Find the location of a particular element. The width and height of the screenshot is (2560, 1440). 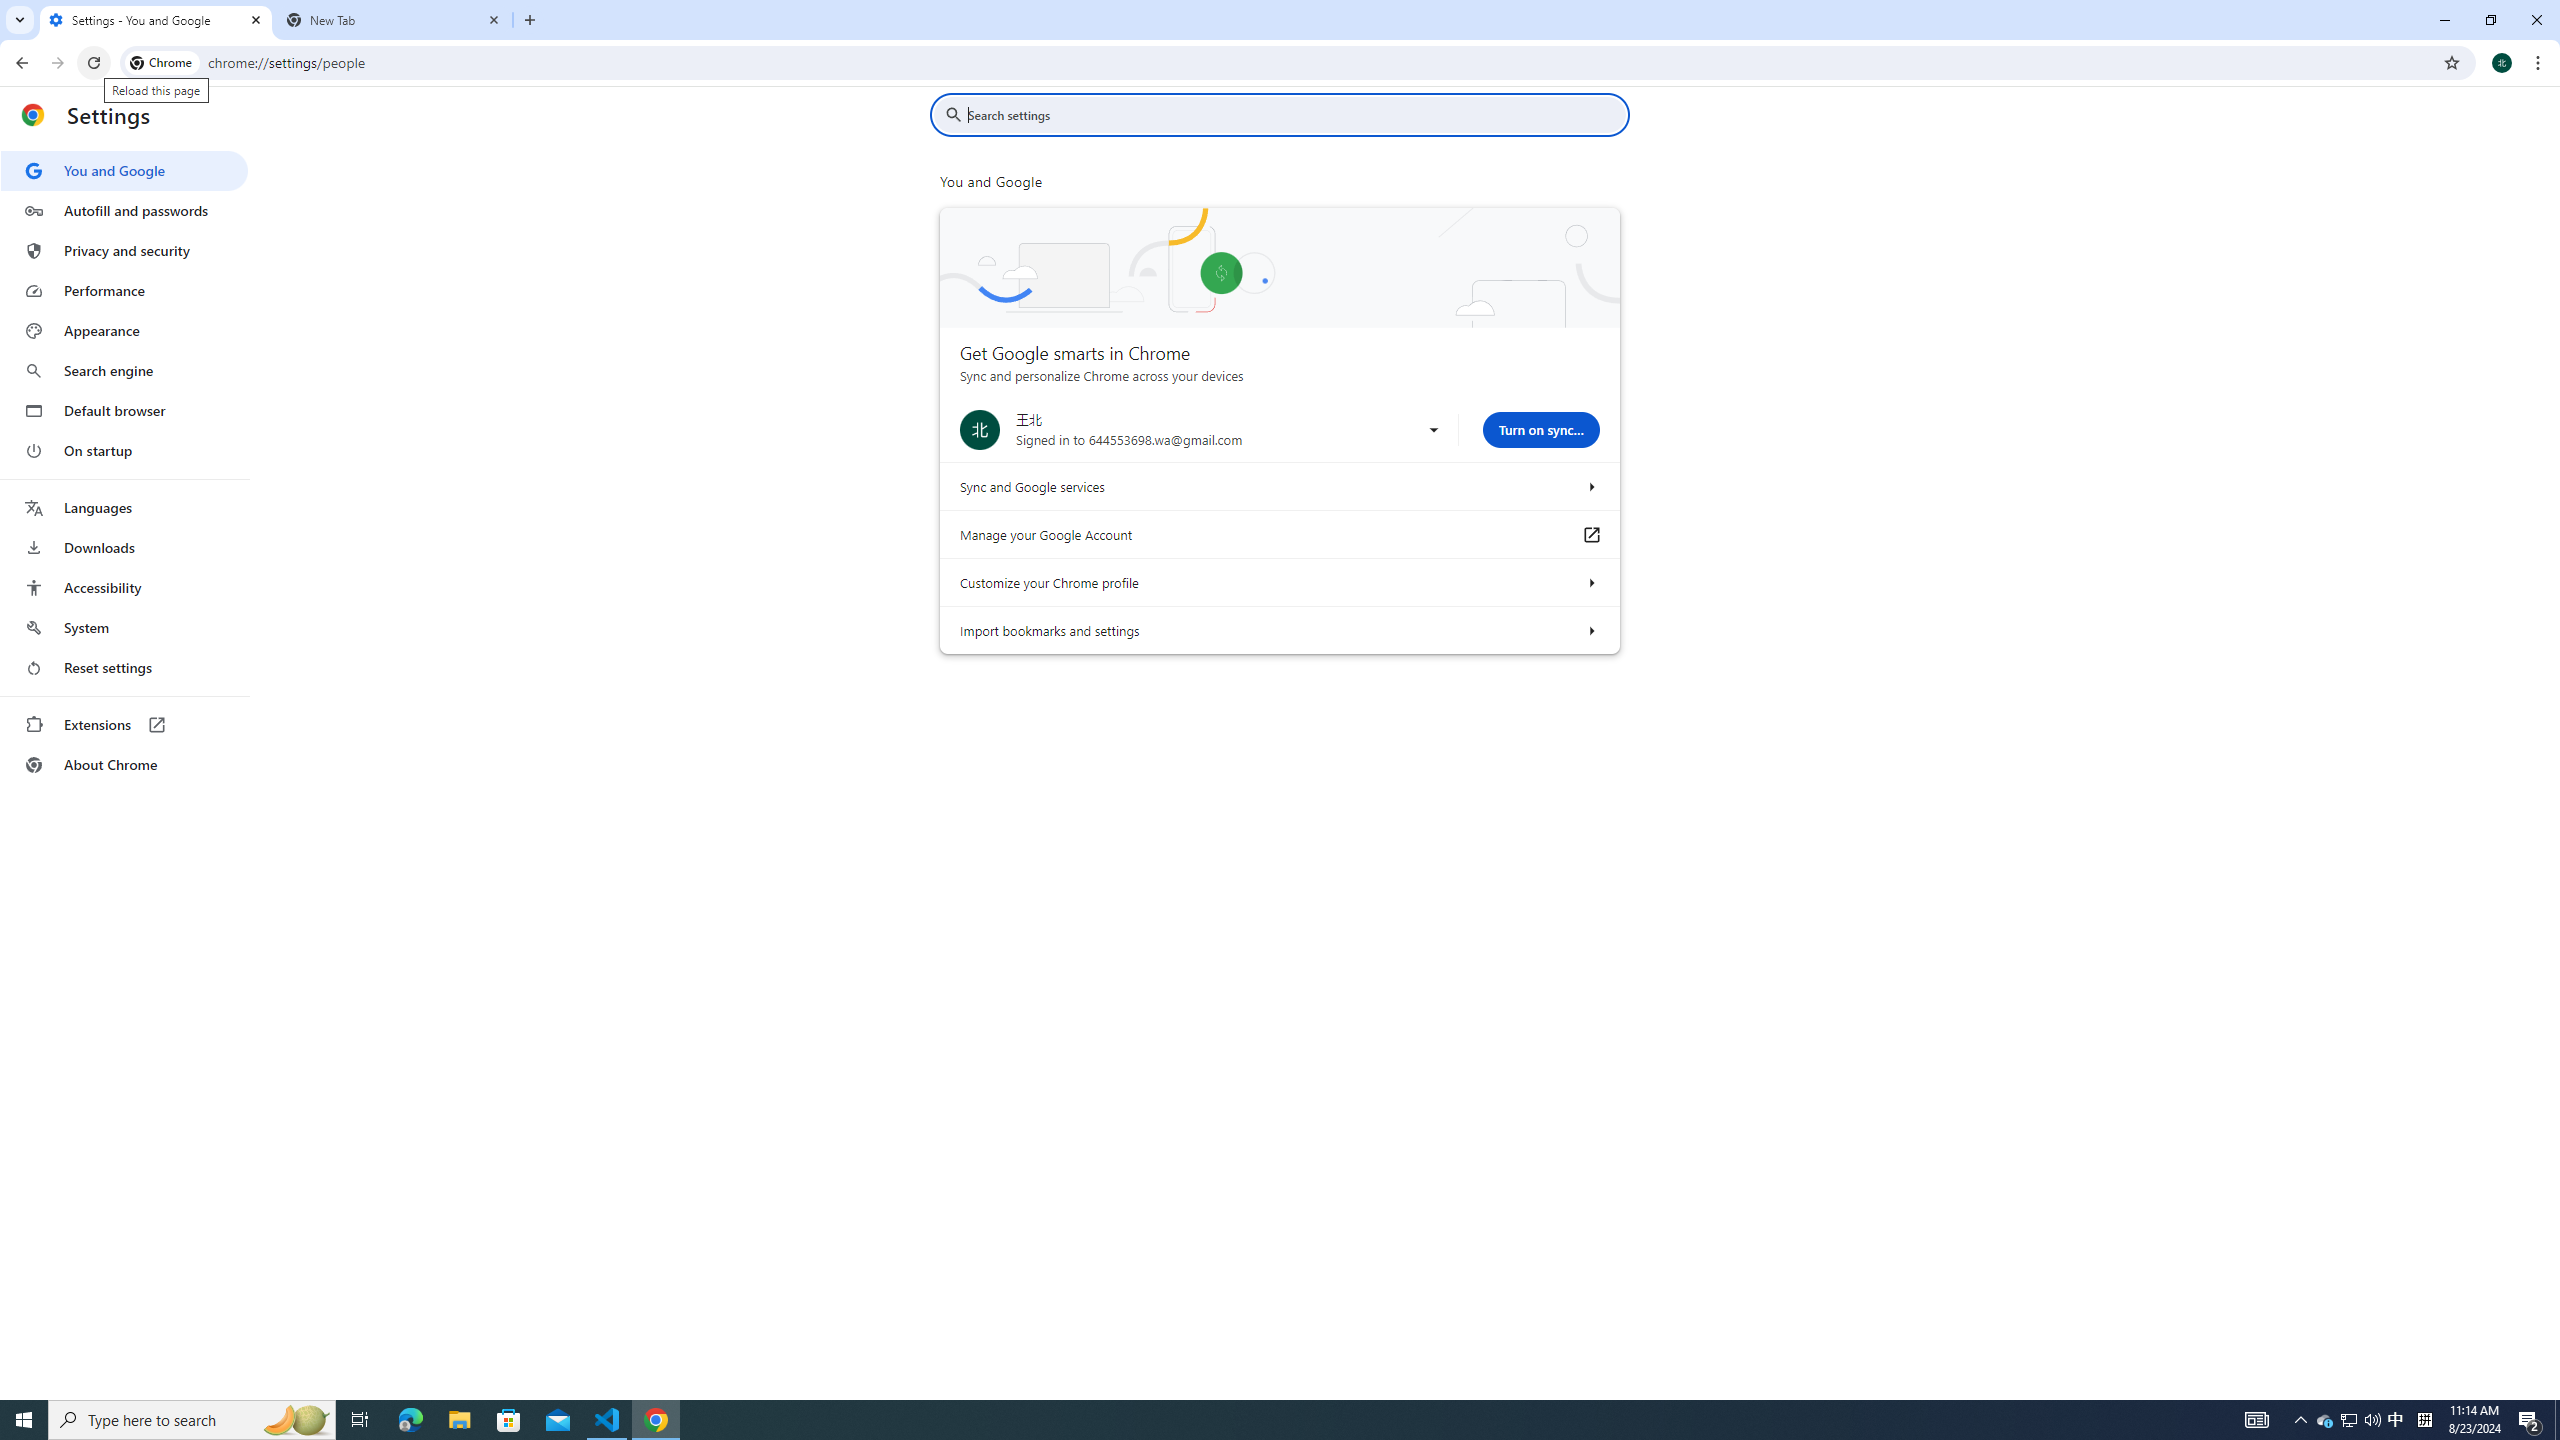

'Reset settings' is located at coordinates (123, 667).